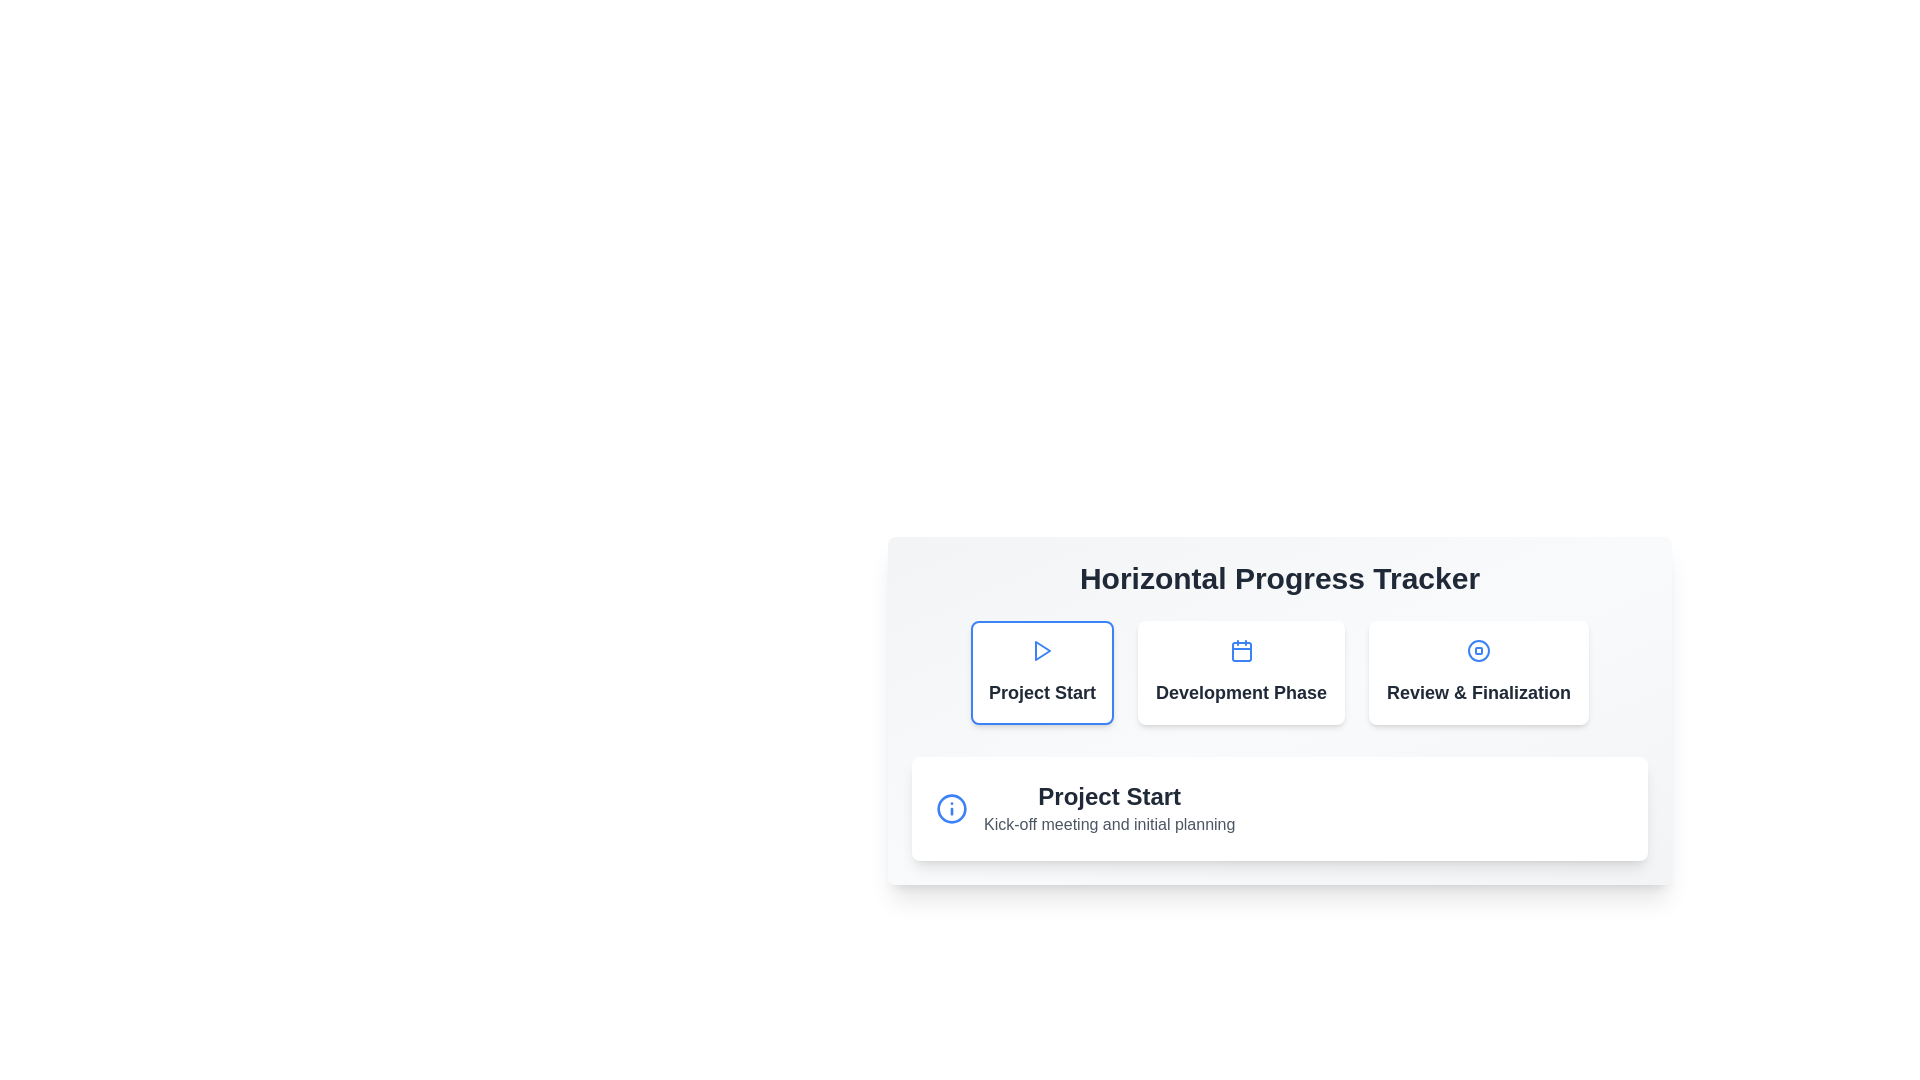 Image resolution: width=1920 pixels, height=1080 pixels. I want to click on the 'Review & Finalization' card in the progress tracker, so click(1478, 672).